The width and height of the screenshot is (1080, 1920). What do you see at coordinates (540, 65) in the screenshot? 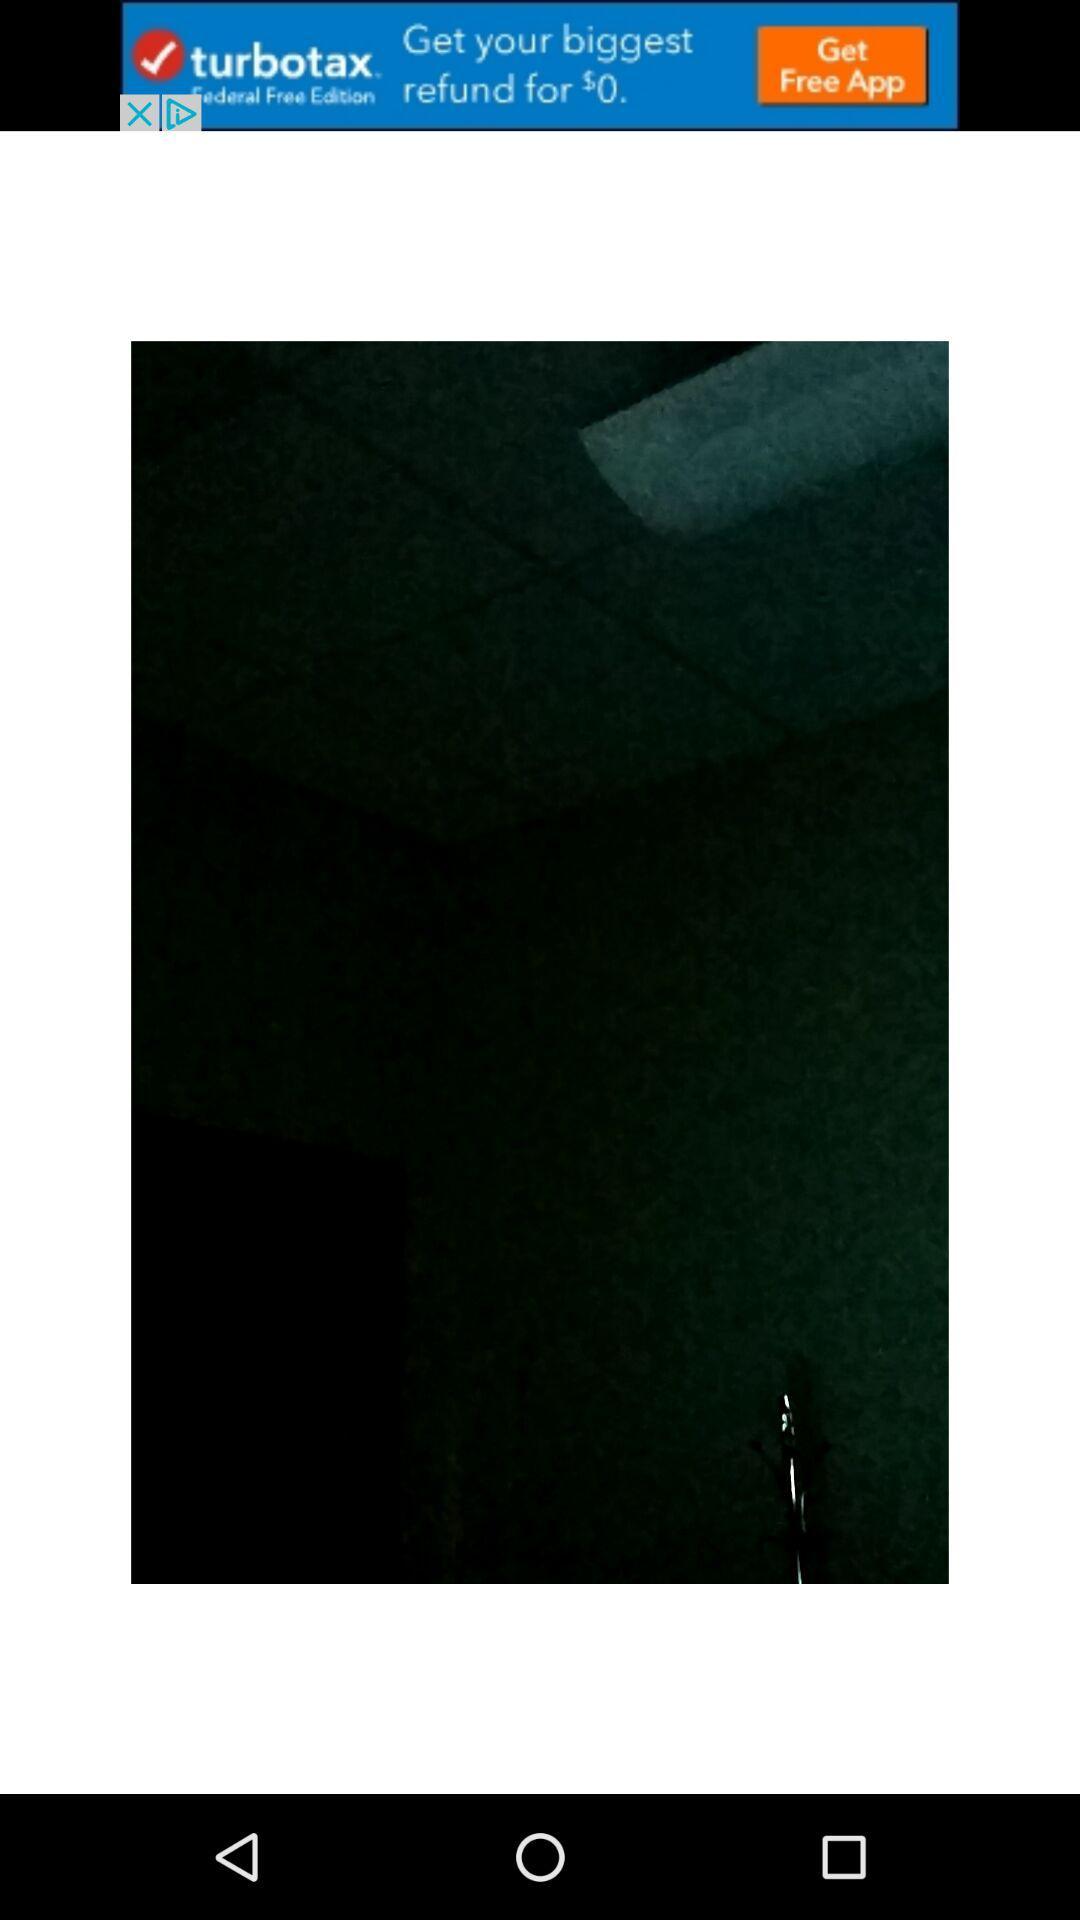
I see `advertisement link` at bounding box center [540, 65].